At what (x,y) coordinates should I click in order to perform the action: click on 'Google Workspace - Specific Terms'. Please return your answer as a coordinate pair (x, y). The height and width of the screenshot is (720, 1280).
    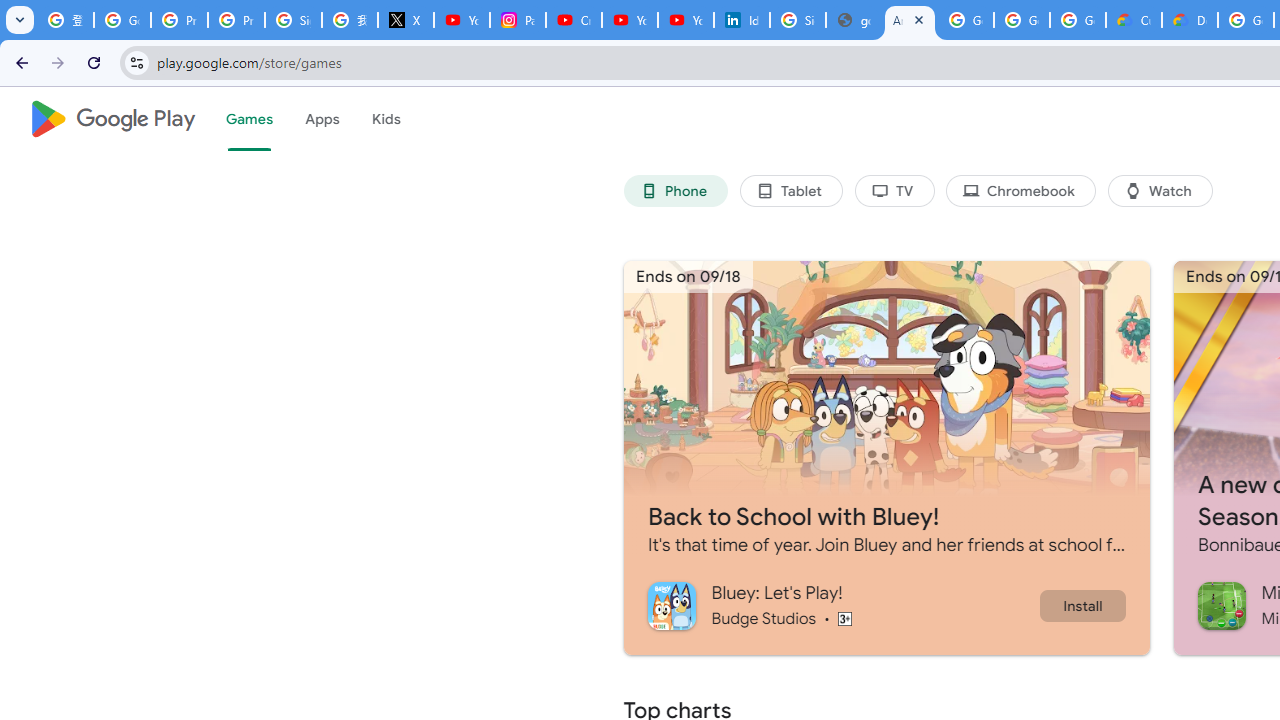
    Looking at the image, I should click on (1022, 20).